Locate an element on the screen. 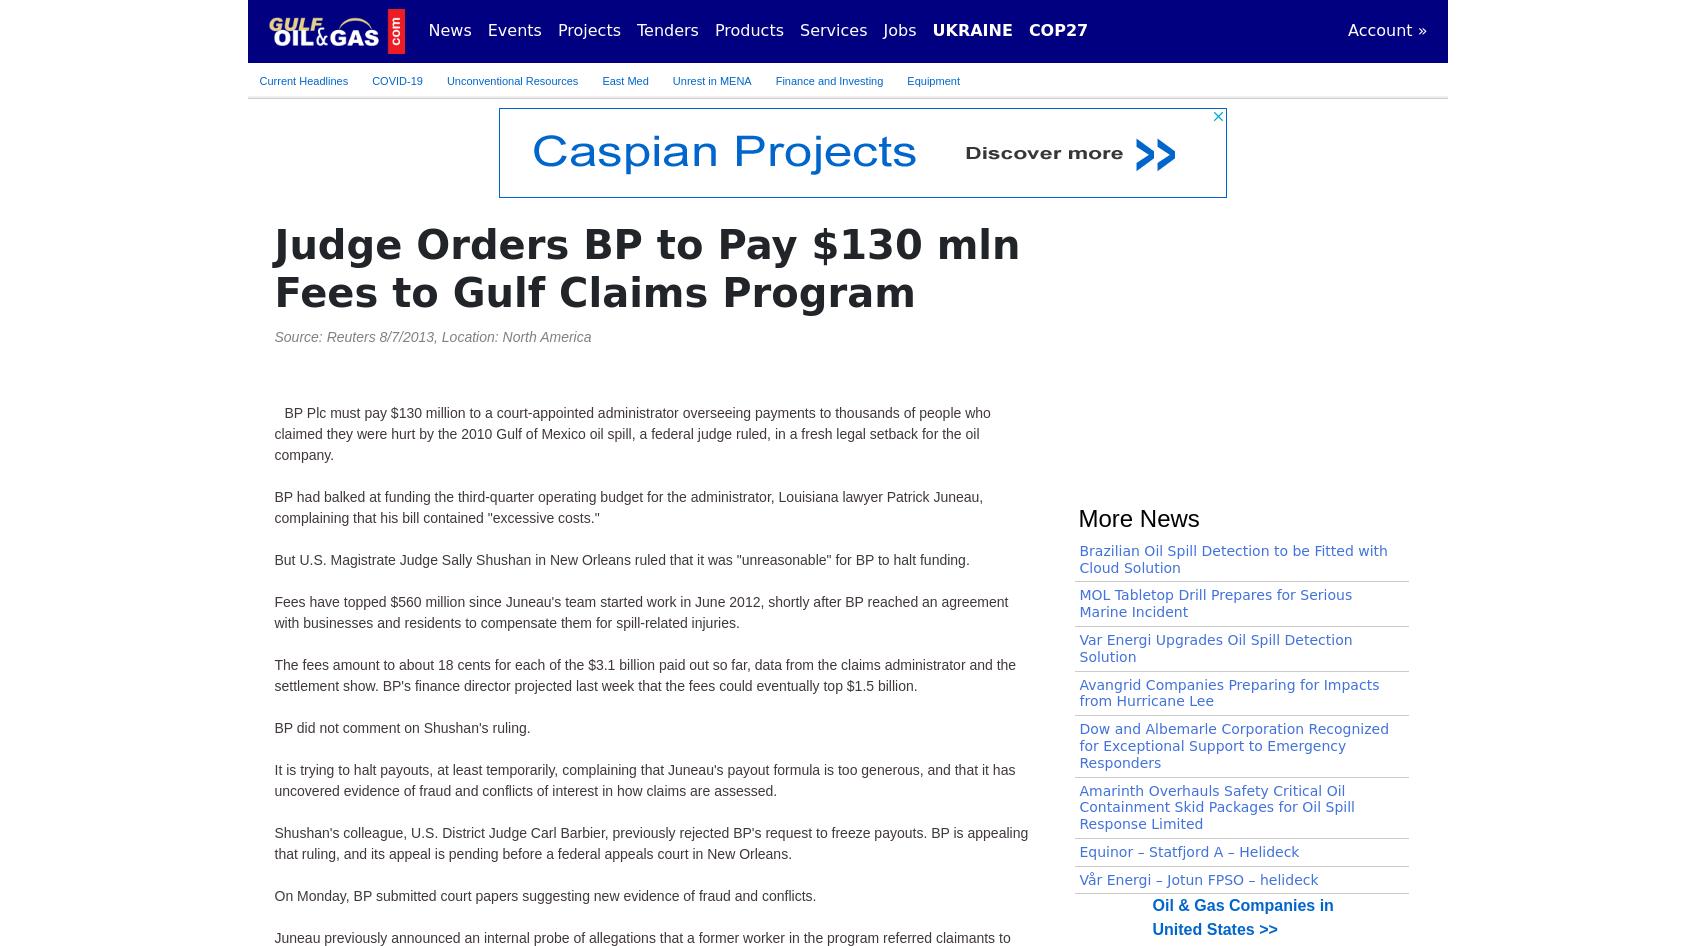 This screenshot has width=1695, height=946. 'United States >>  10/12/2023' is located at coordinates (450, 648).